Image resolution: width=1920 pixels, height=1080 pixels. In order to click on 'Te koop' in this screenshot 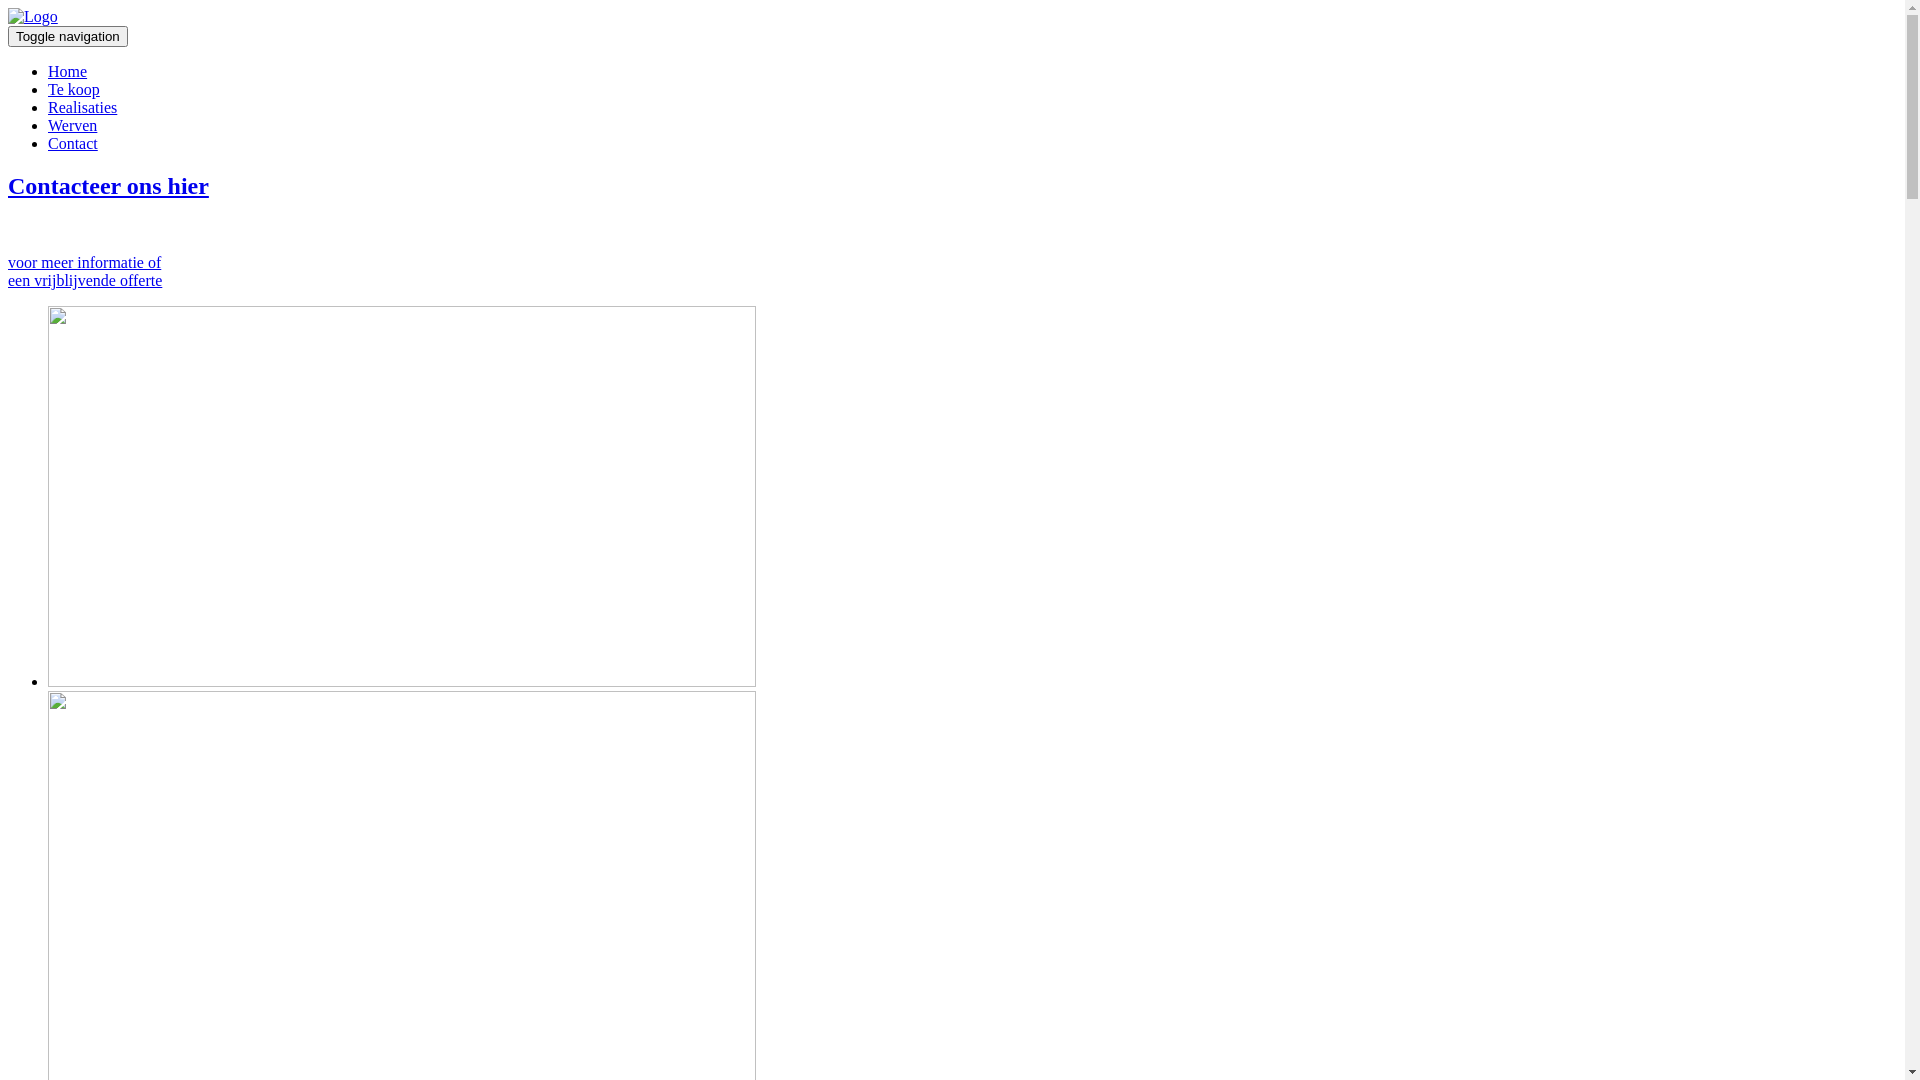, I will do `click(73, 88)`.